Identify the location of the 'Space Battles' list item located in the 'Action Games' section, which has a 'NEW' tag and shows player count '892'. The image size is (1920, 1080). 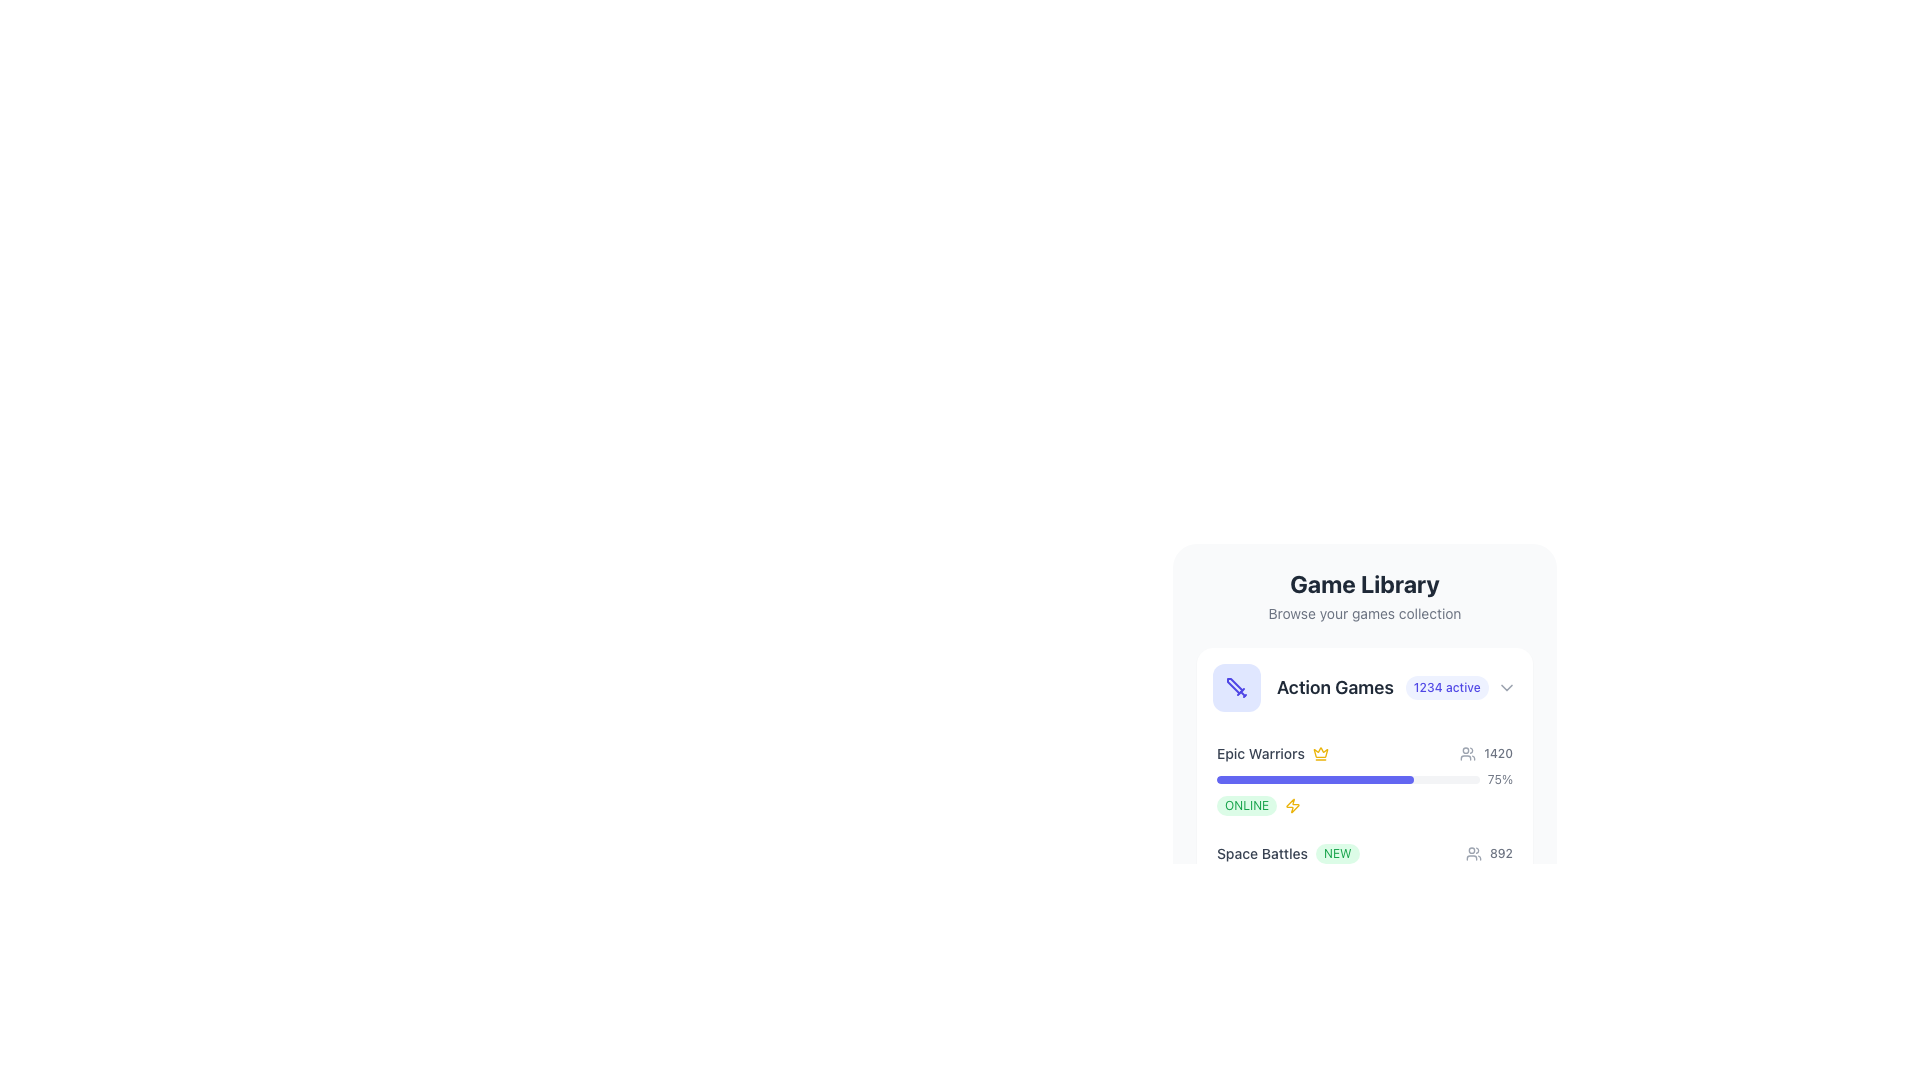
(1363, 853).